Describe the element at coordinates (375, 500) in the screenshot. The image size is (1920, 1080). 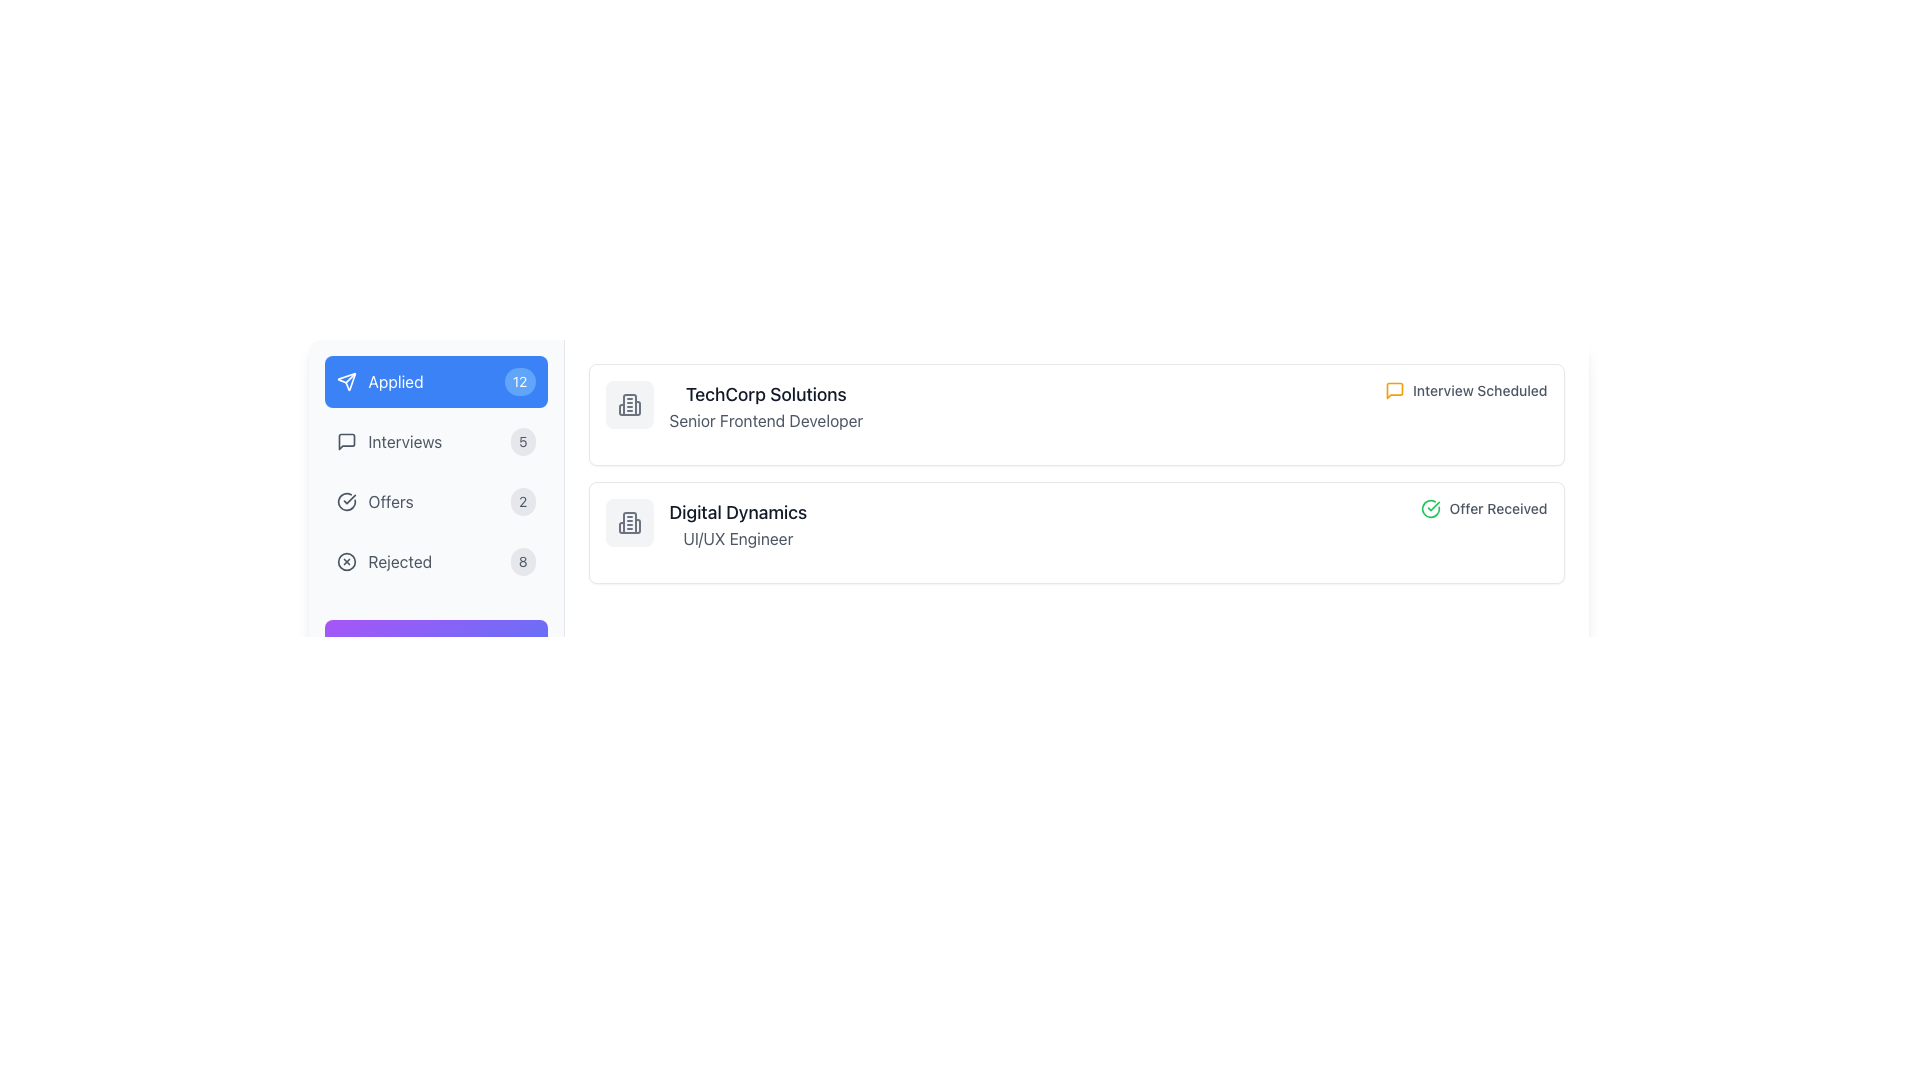
I see `the third menu item in the left sidebar` at that location.